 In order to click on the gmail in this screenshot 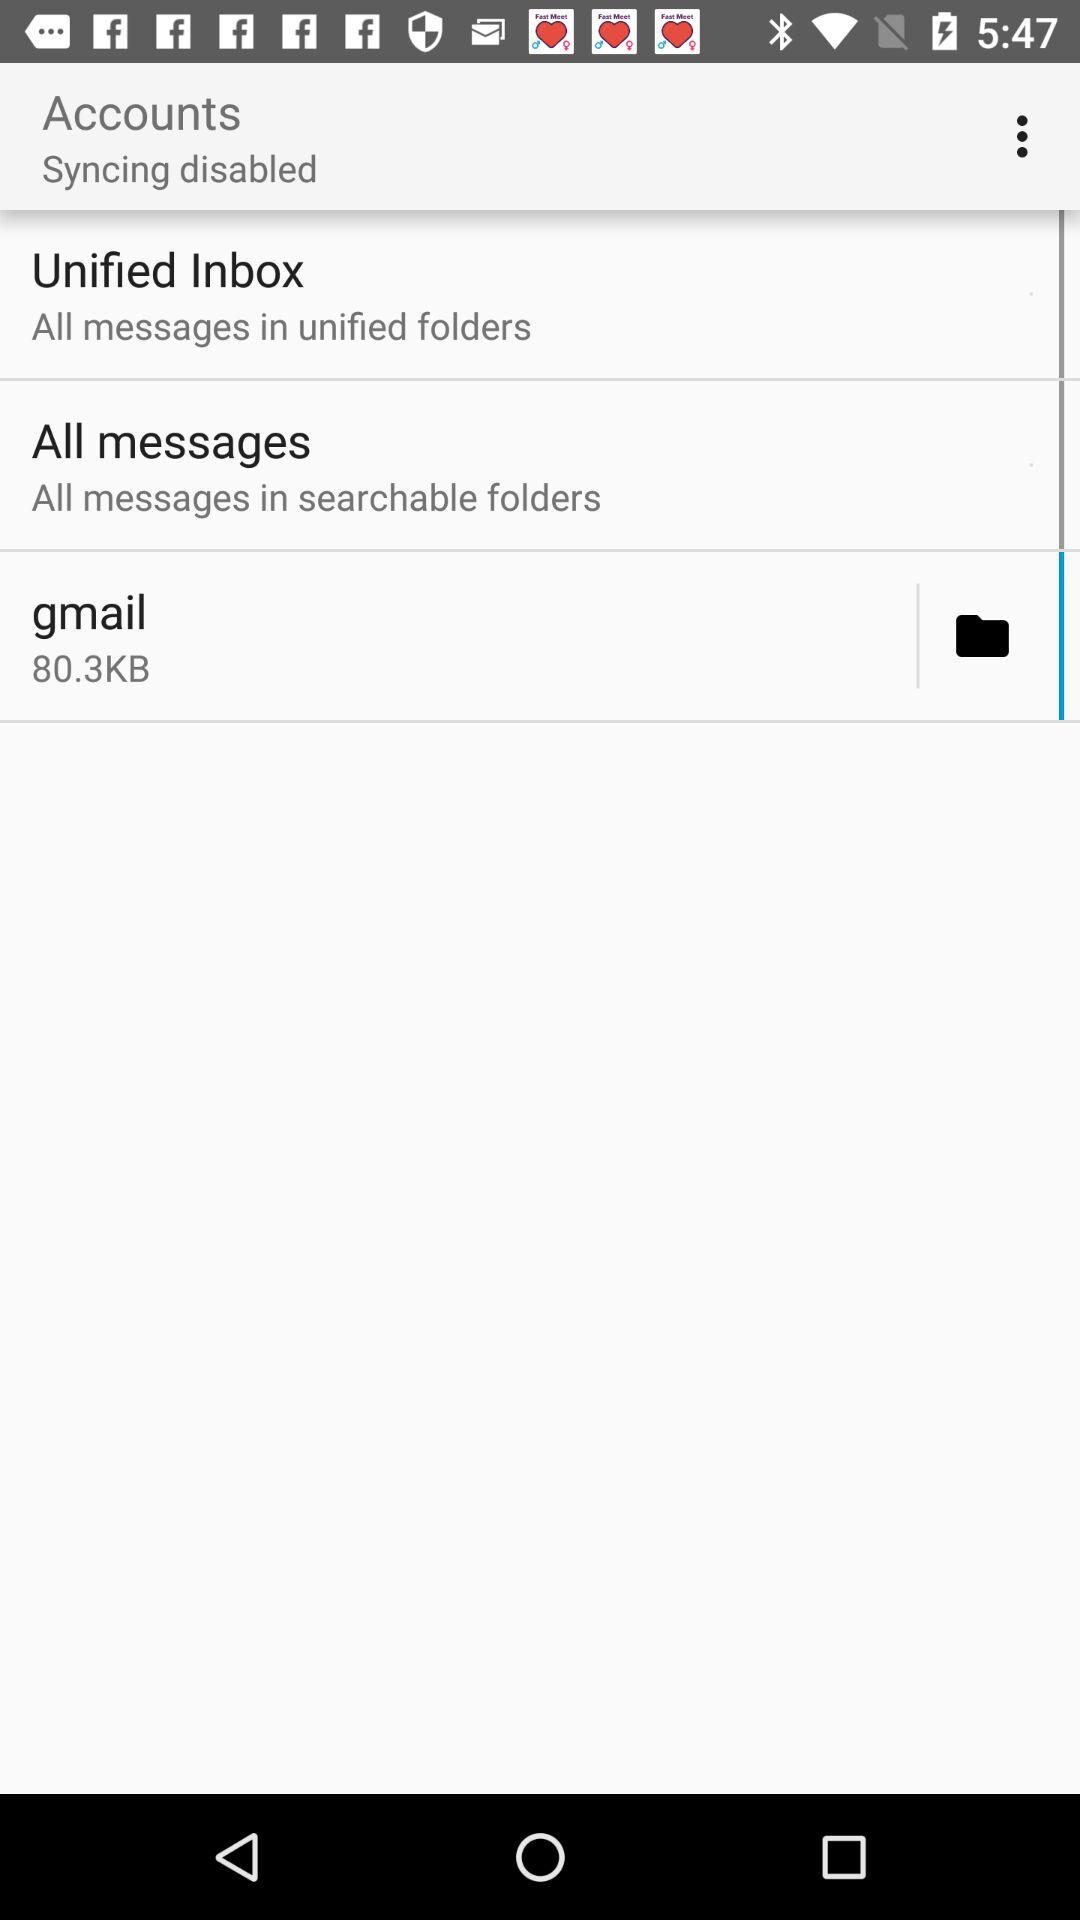, I will do `click(468, 609)`.